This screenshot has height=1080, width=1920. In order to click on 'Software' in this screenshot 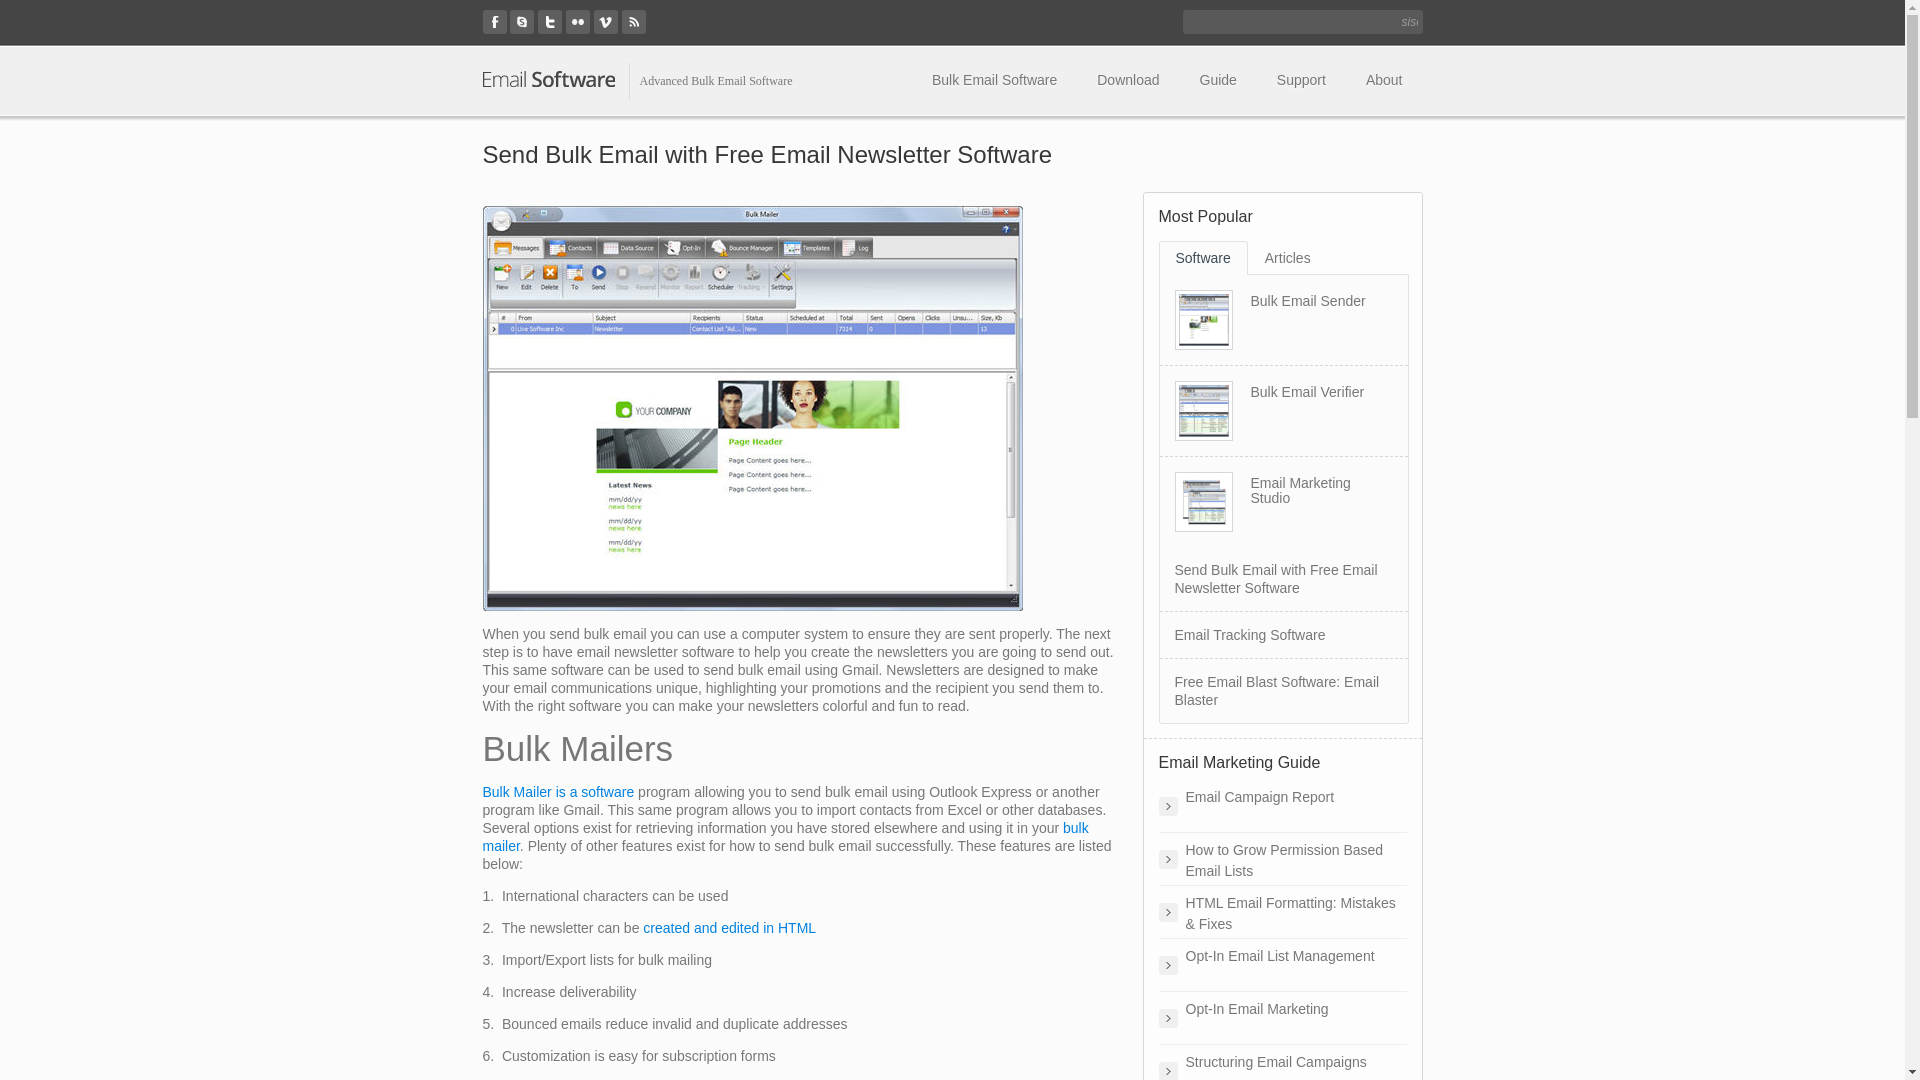, I will do `click(1201, 257)`.